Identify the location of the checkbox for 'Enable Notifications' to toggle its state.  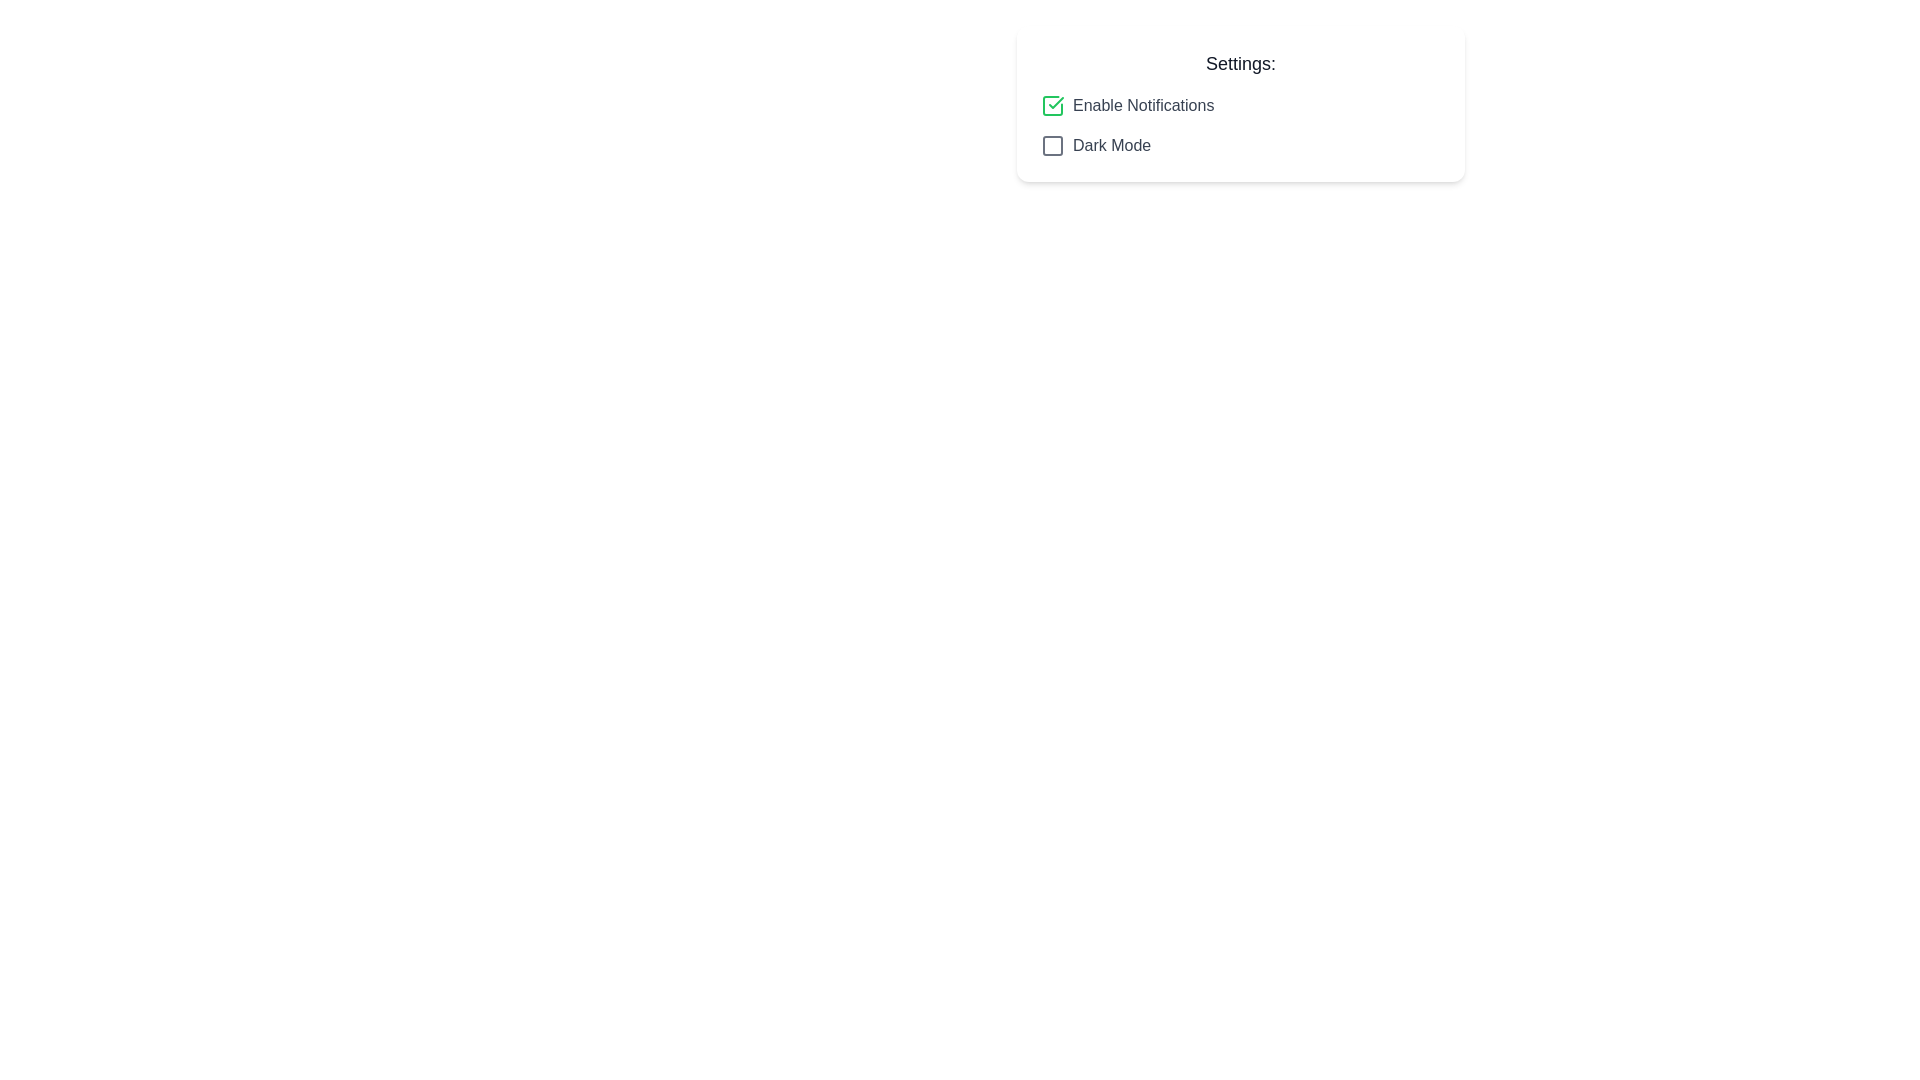
(1051, 105).